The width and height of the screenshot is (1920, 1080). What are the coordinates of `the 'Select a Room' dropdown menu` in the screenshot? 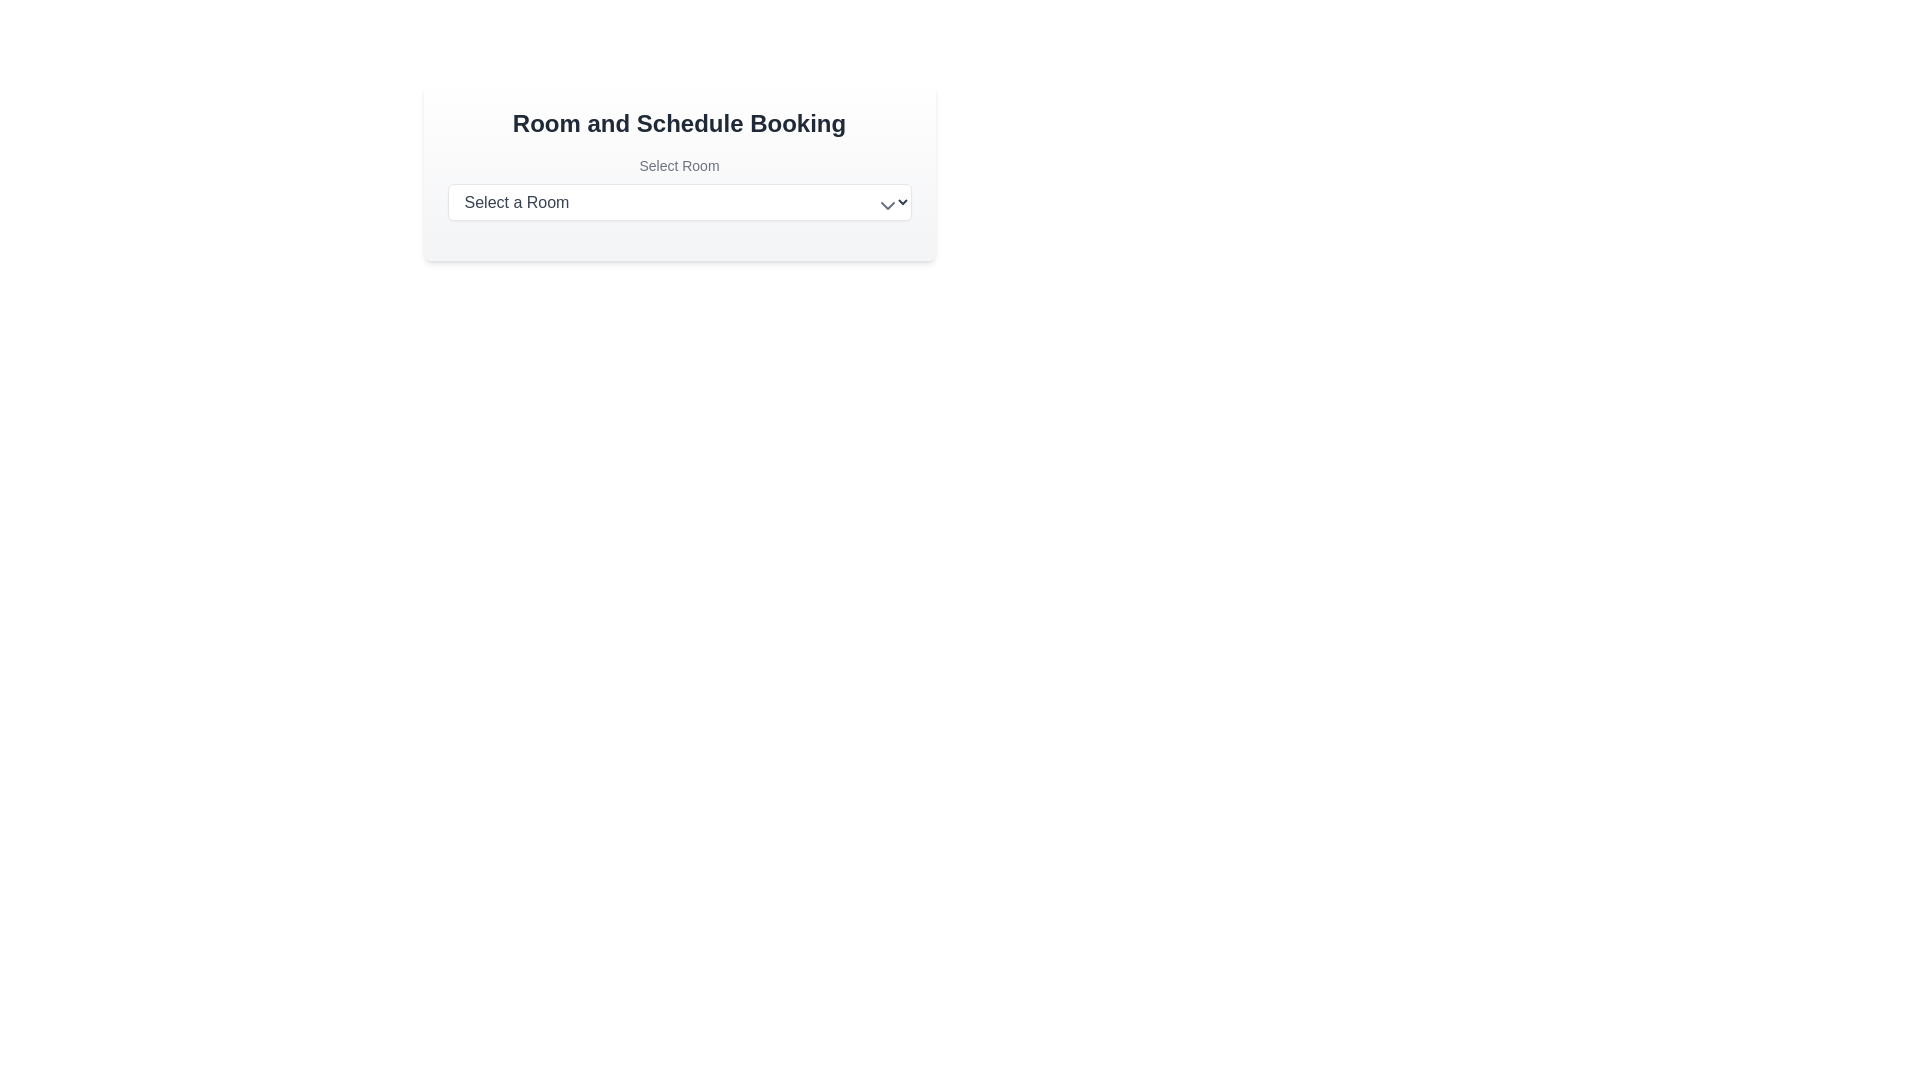 It's located at (679, 202).